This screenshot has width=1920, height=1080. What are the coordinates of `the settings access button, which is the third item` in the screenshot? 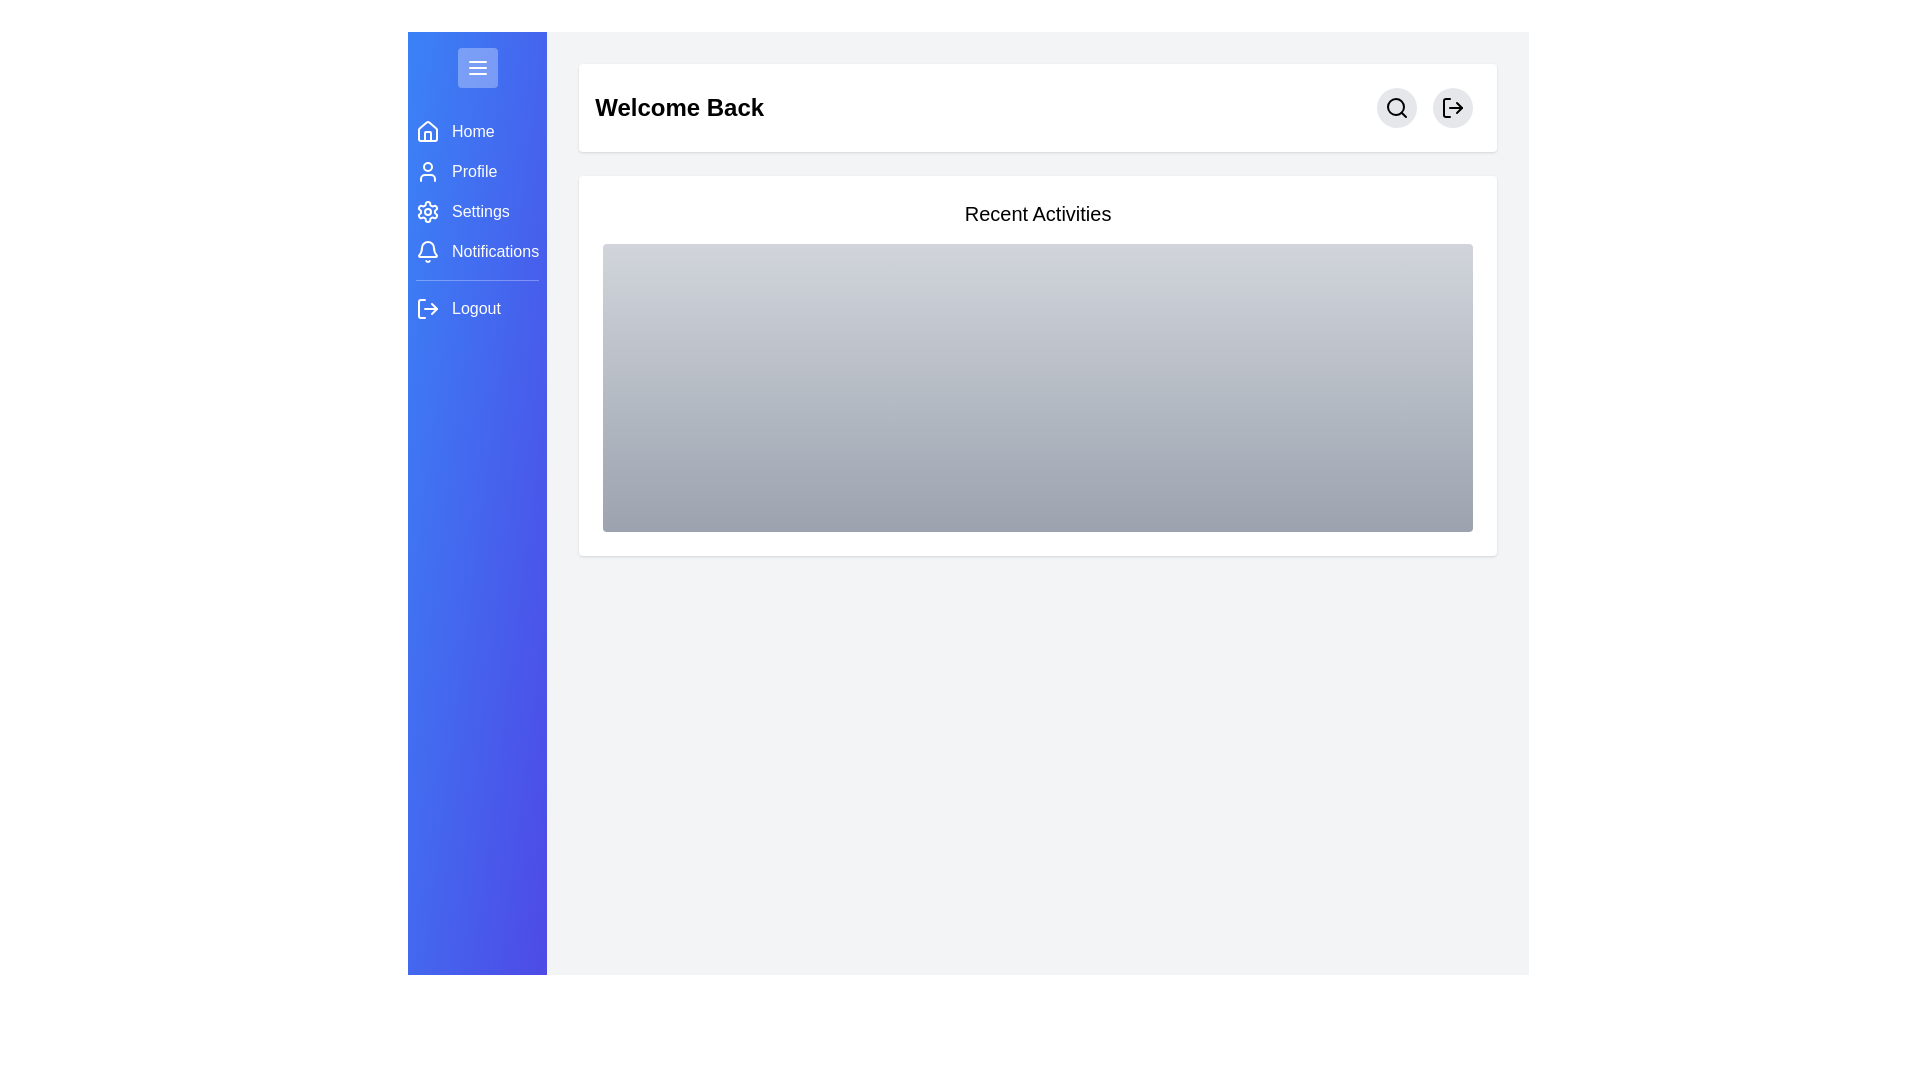 It's located at (476, 212).